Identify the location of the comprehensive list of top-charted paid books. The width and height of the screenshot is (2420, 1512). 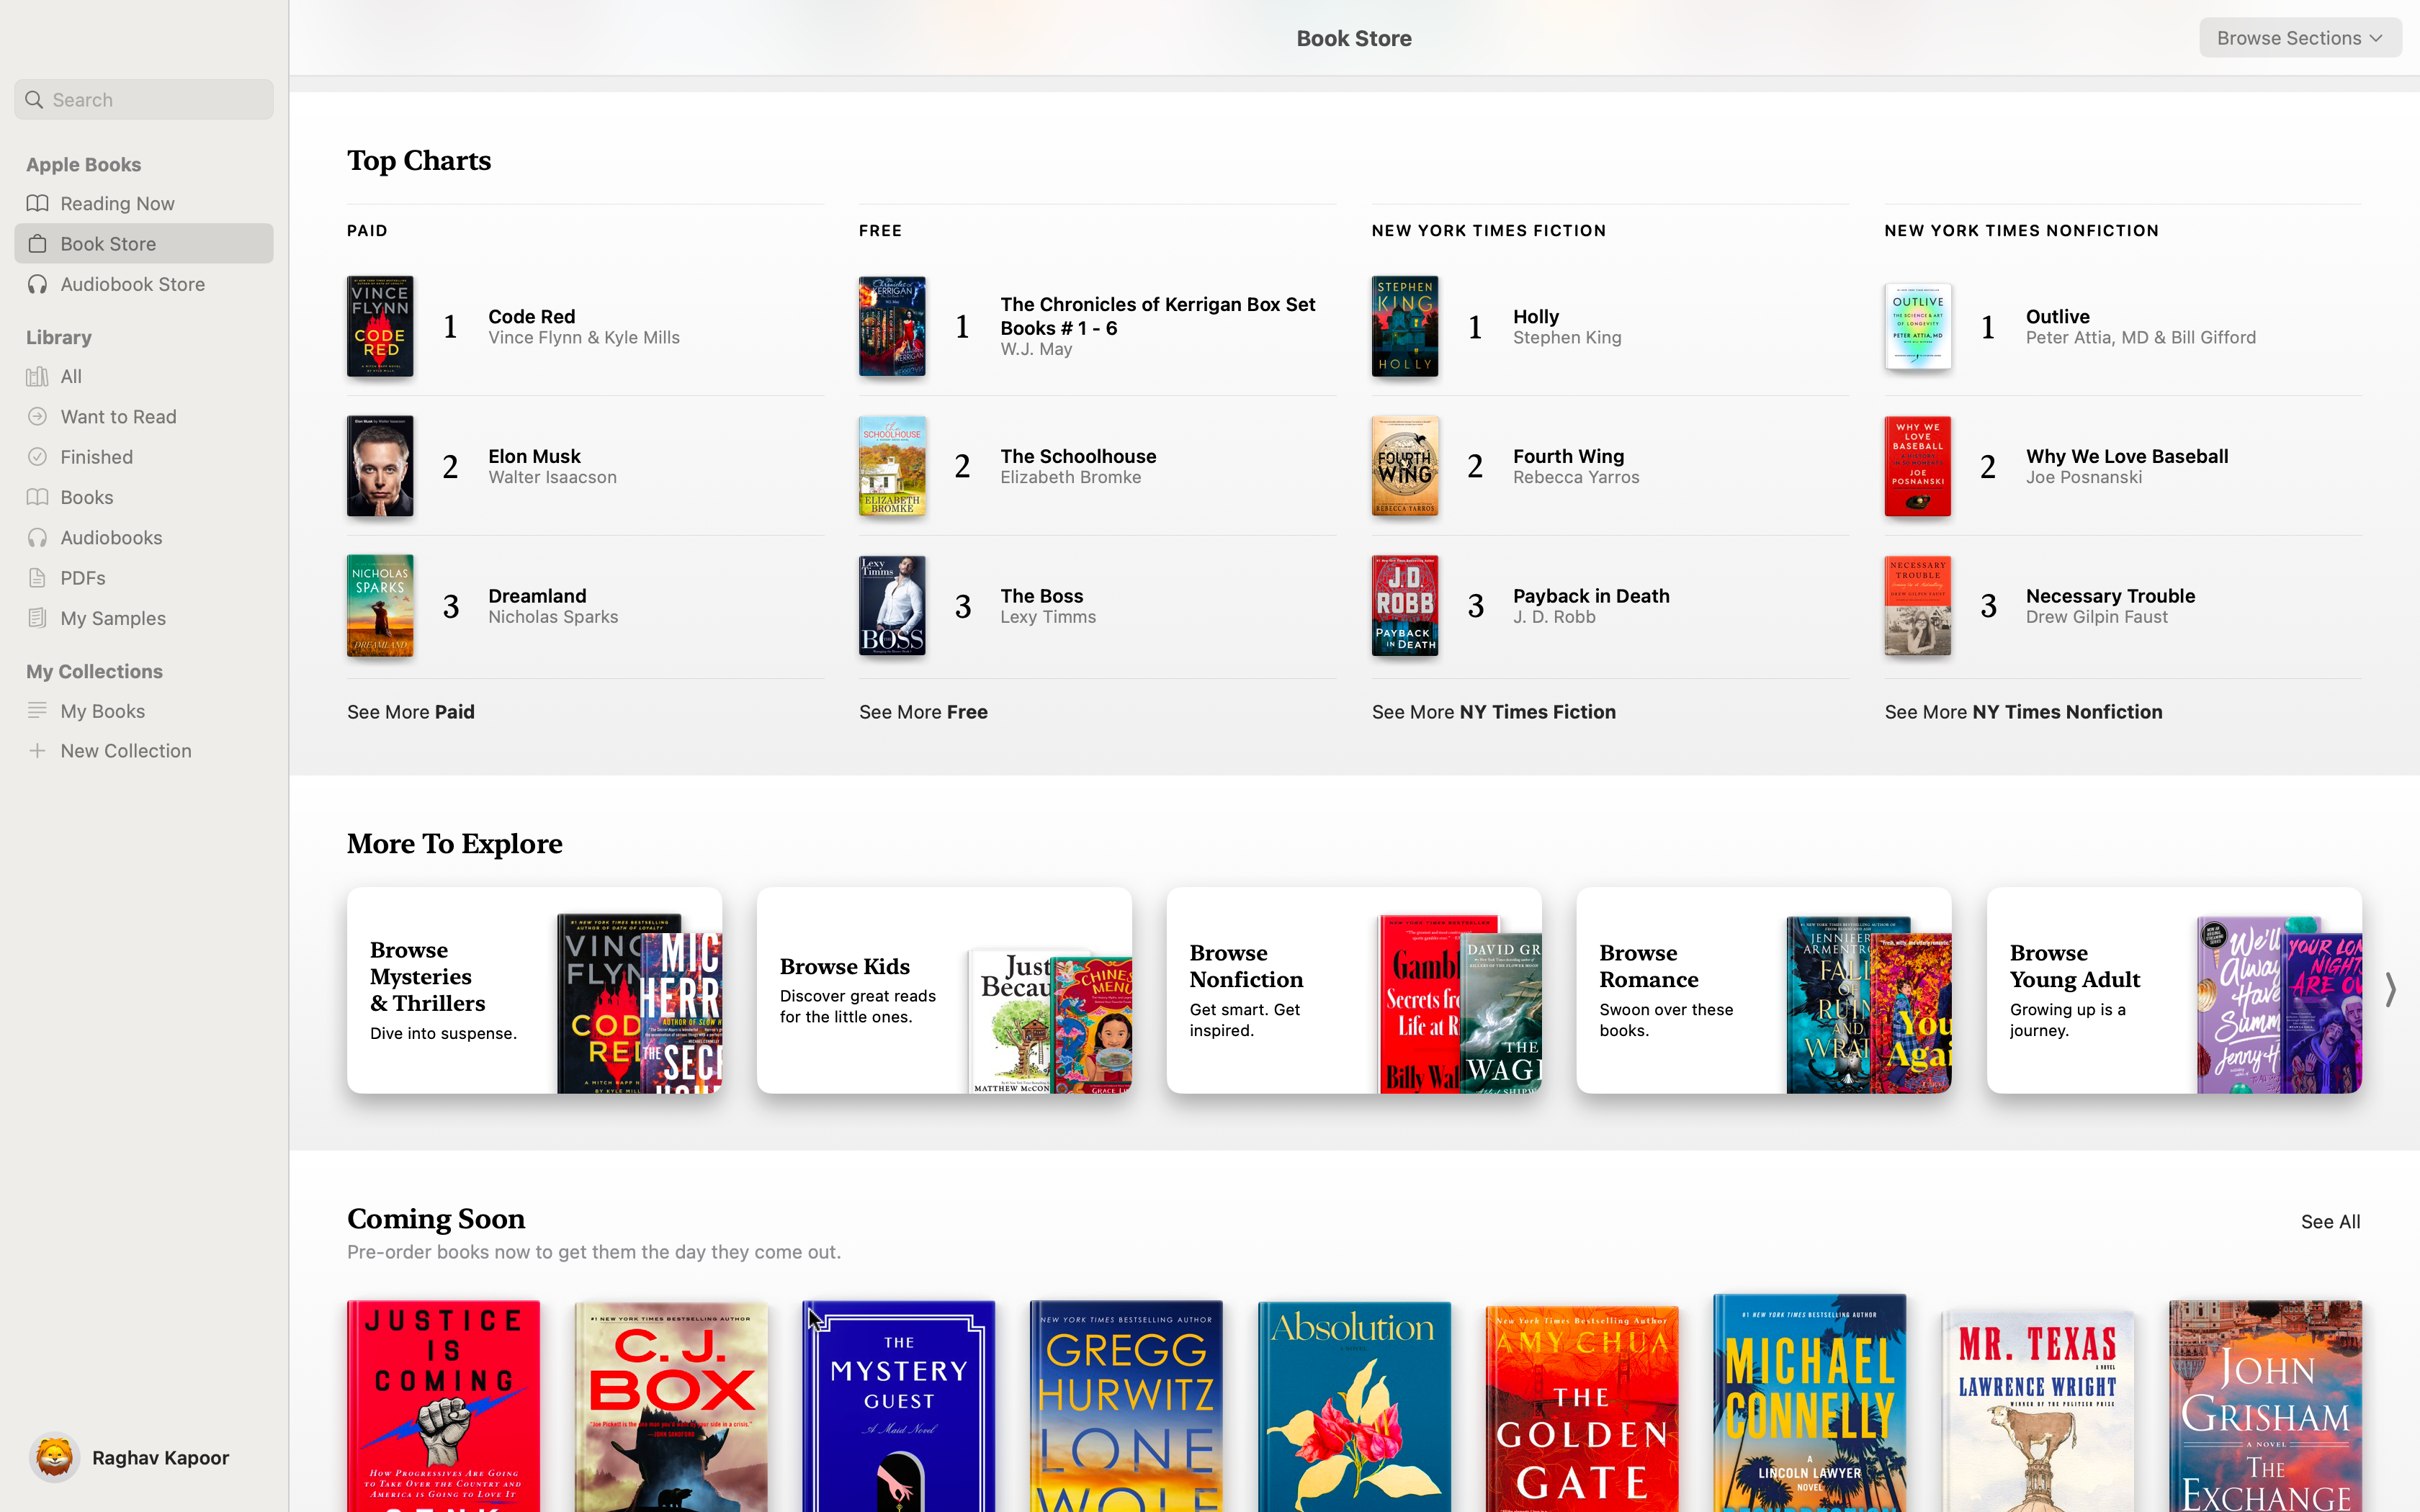
(412, 706).